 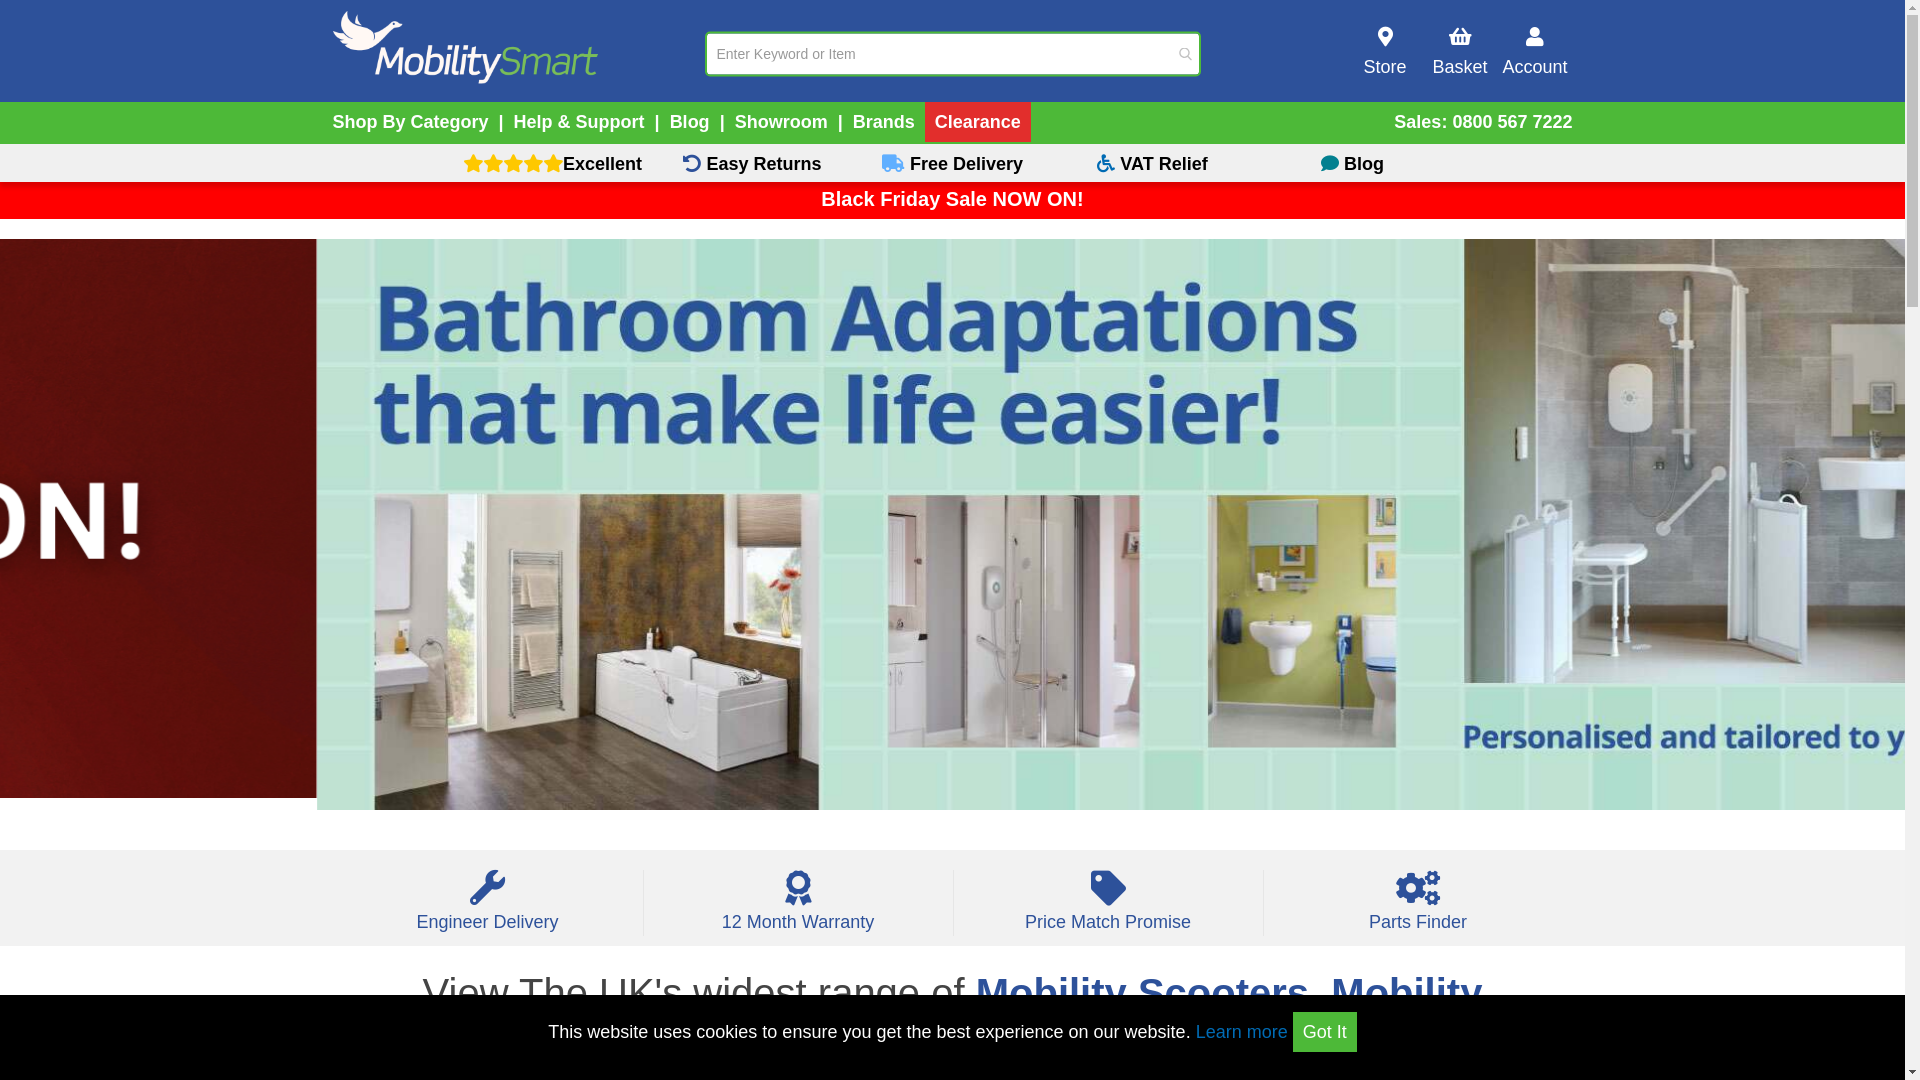 I want to click on 'Parts Finder', so click(x=1417, y=910).